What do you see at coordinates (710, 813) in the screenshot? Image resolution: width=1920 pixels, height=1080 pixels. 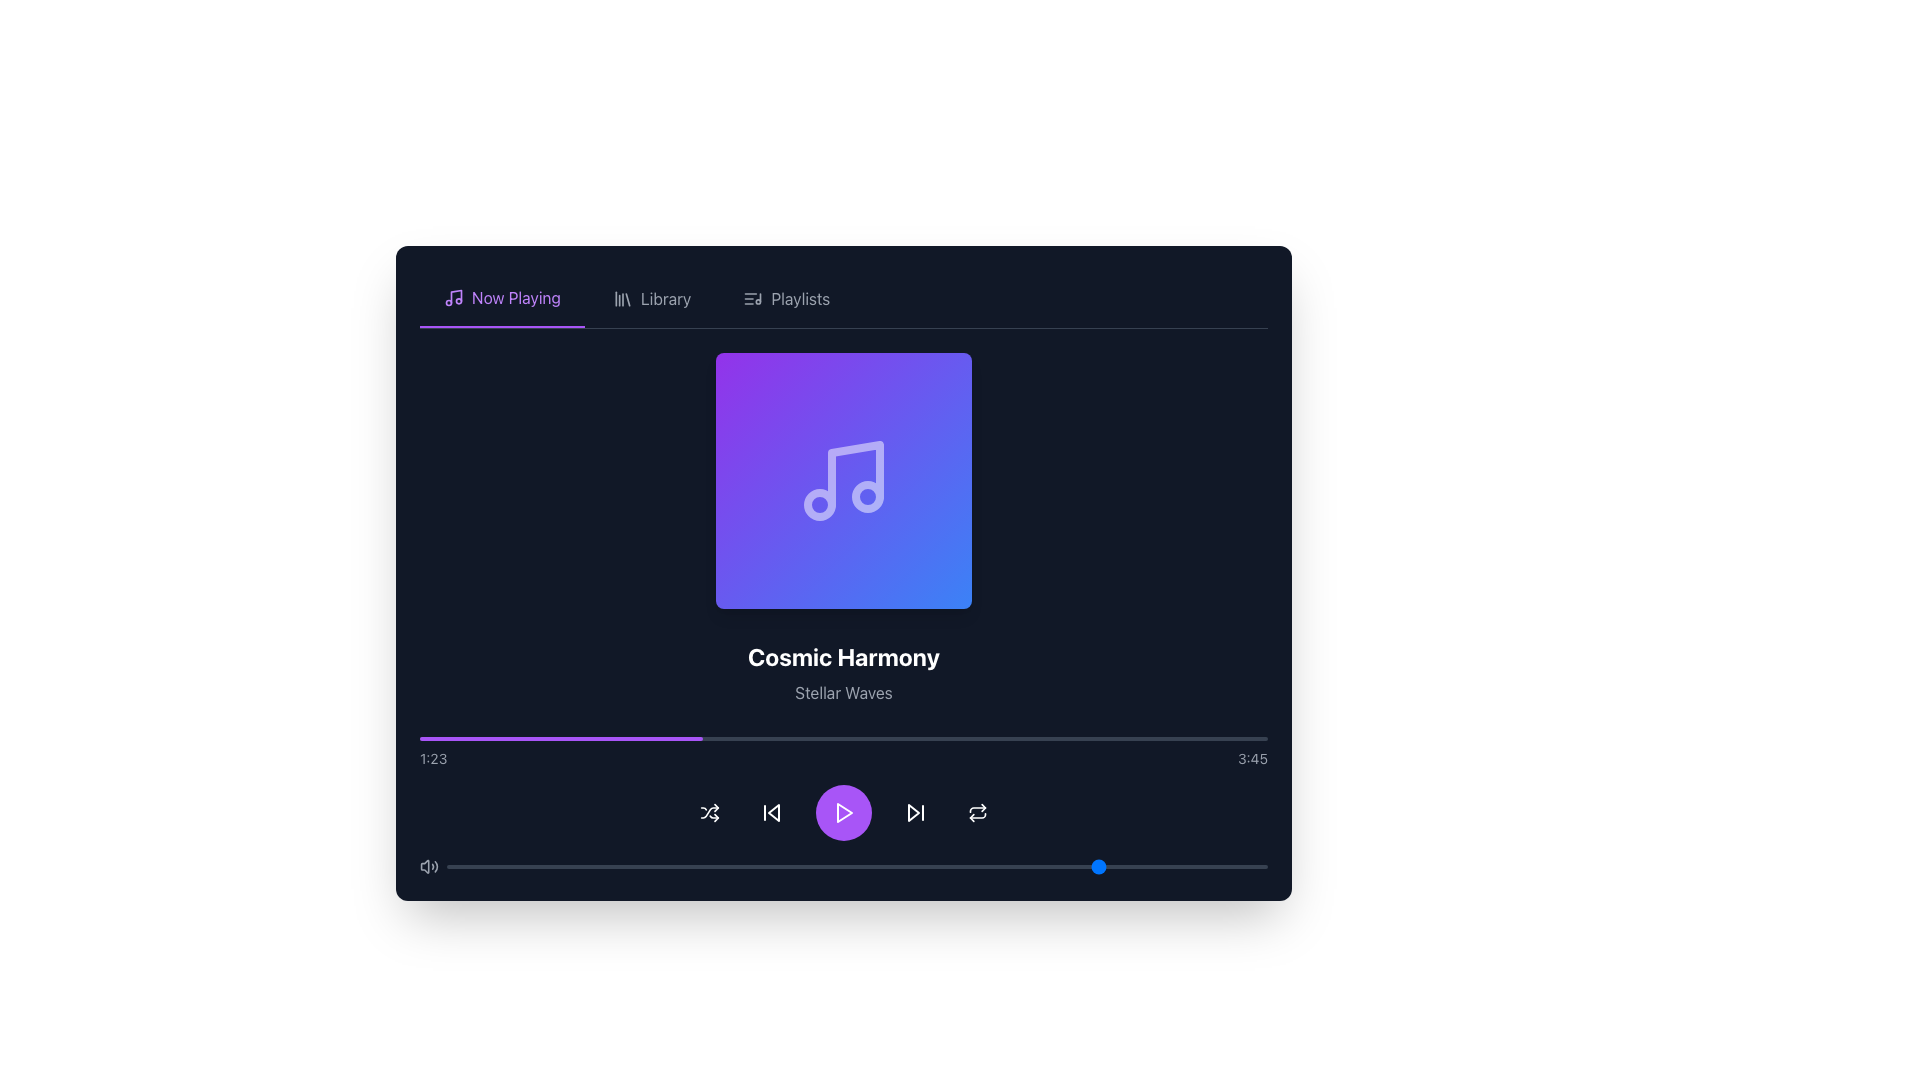 I see `the shuffle button, which is represented by two arrows crossing over, outlined in white against a dark background` at bounding box center [710, 813].